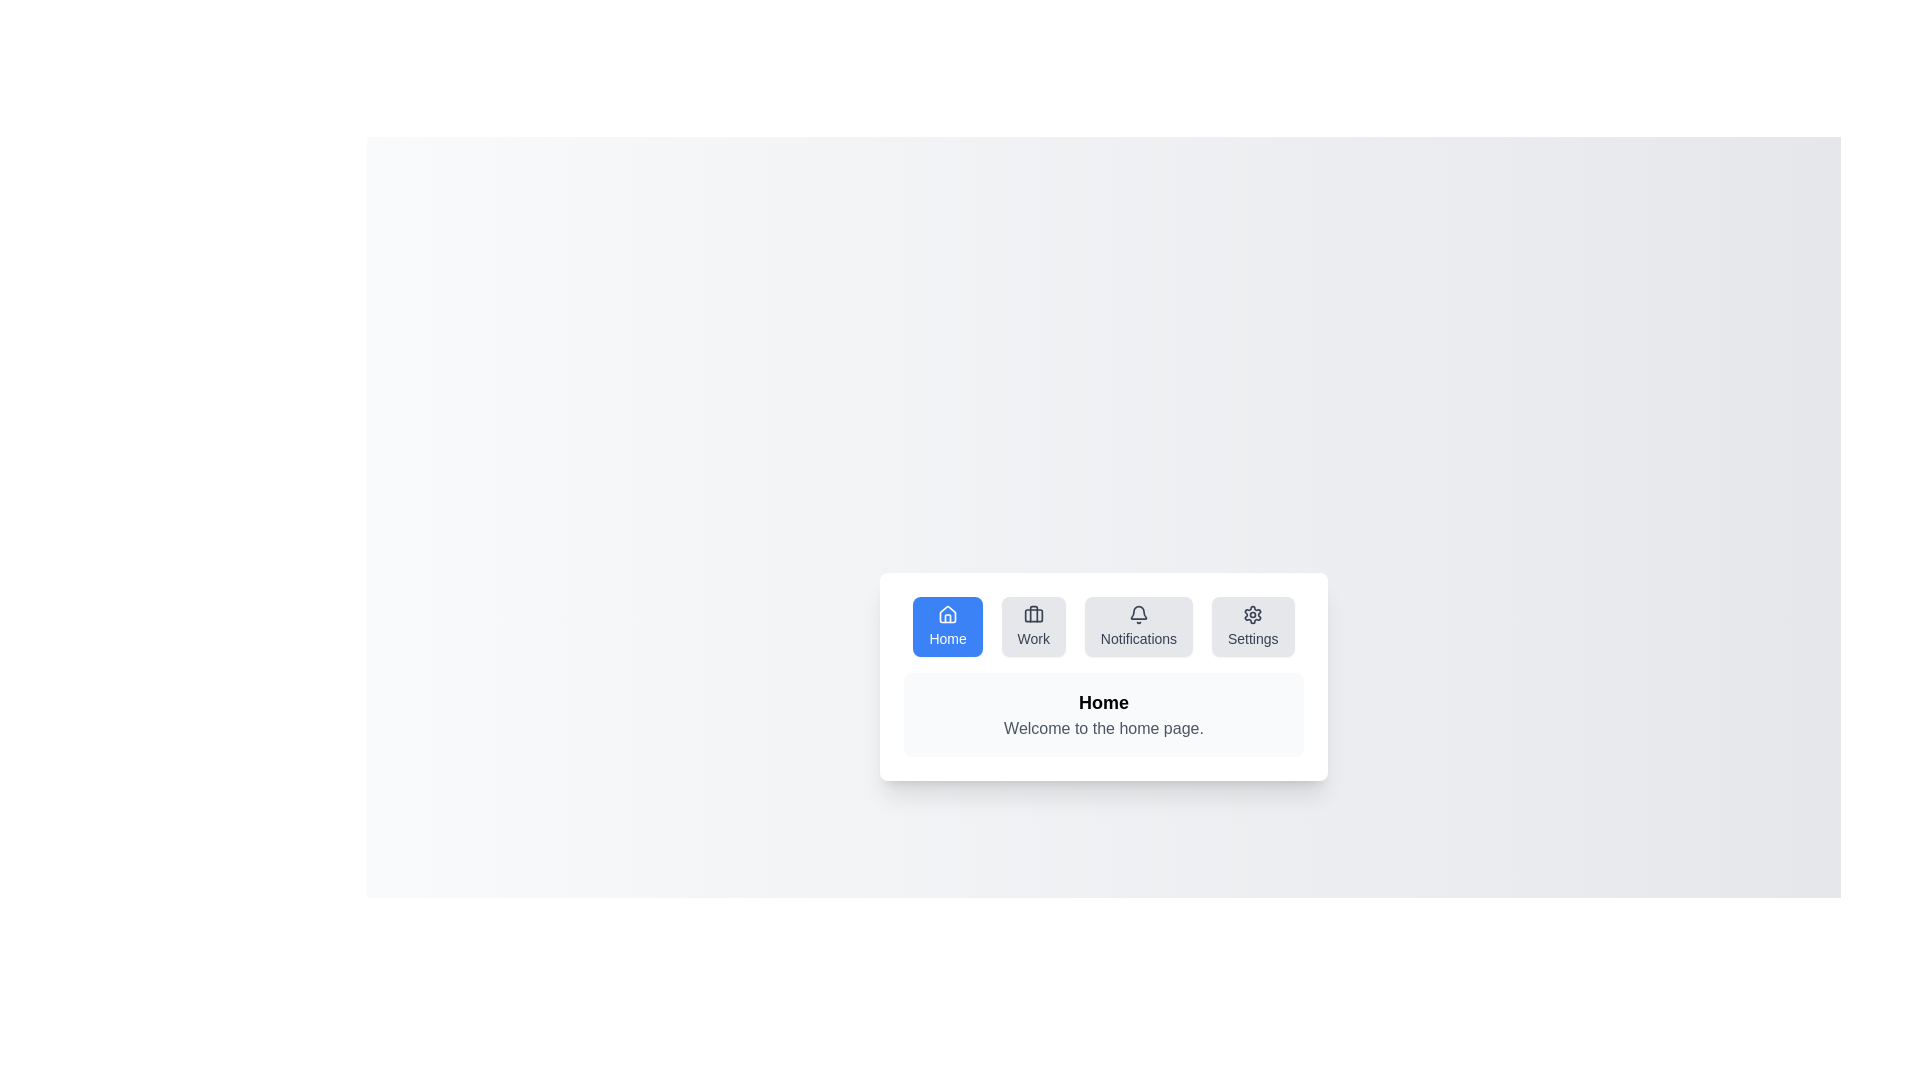  I want to click on the second interactive button in the horizontal menu bar that navigates to the 'Work' section, so click(1033, 626).